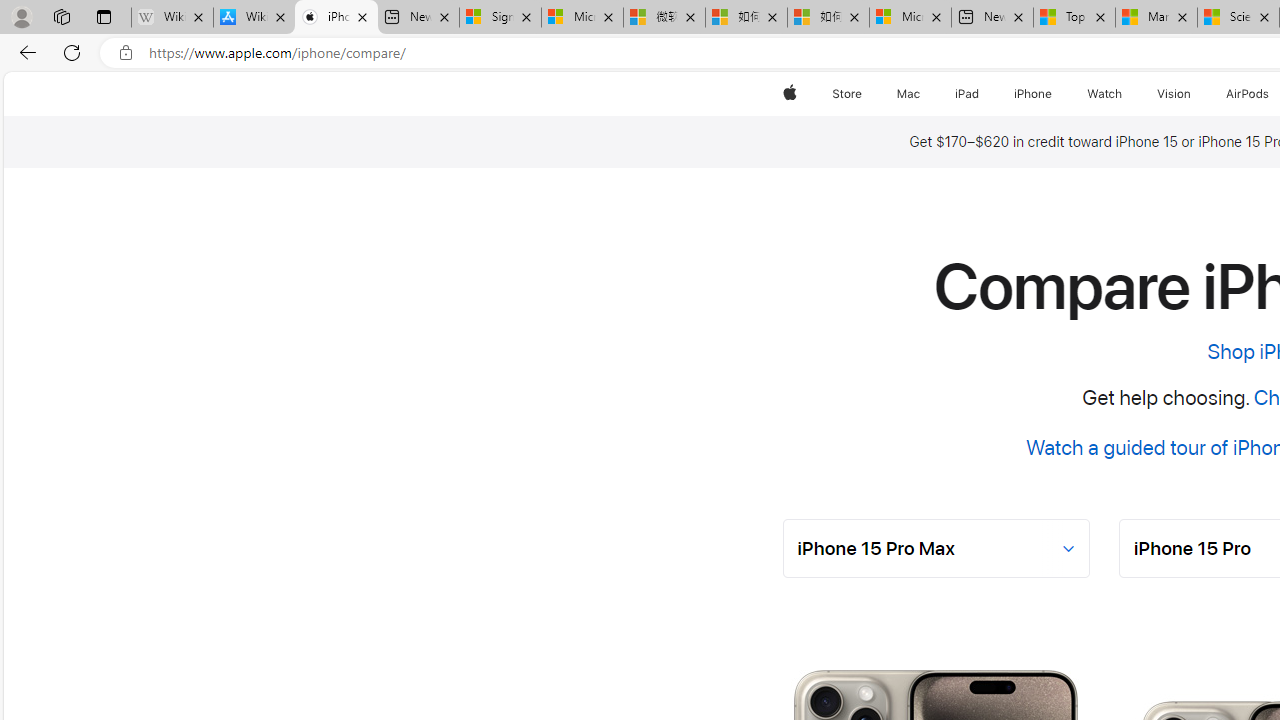 Image resolution: width=1280 pixels, height=720 pixels. Describe the element at coordinates (966, 93) in the screenshot. I see `'iPad'` at that location.